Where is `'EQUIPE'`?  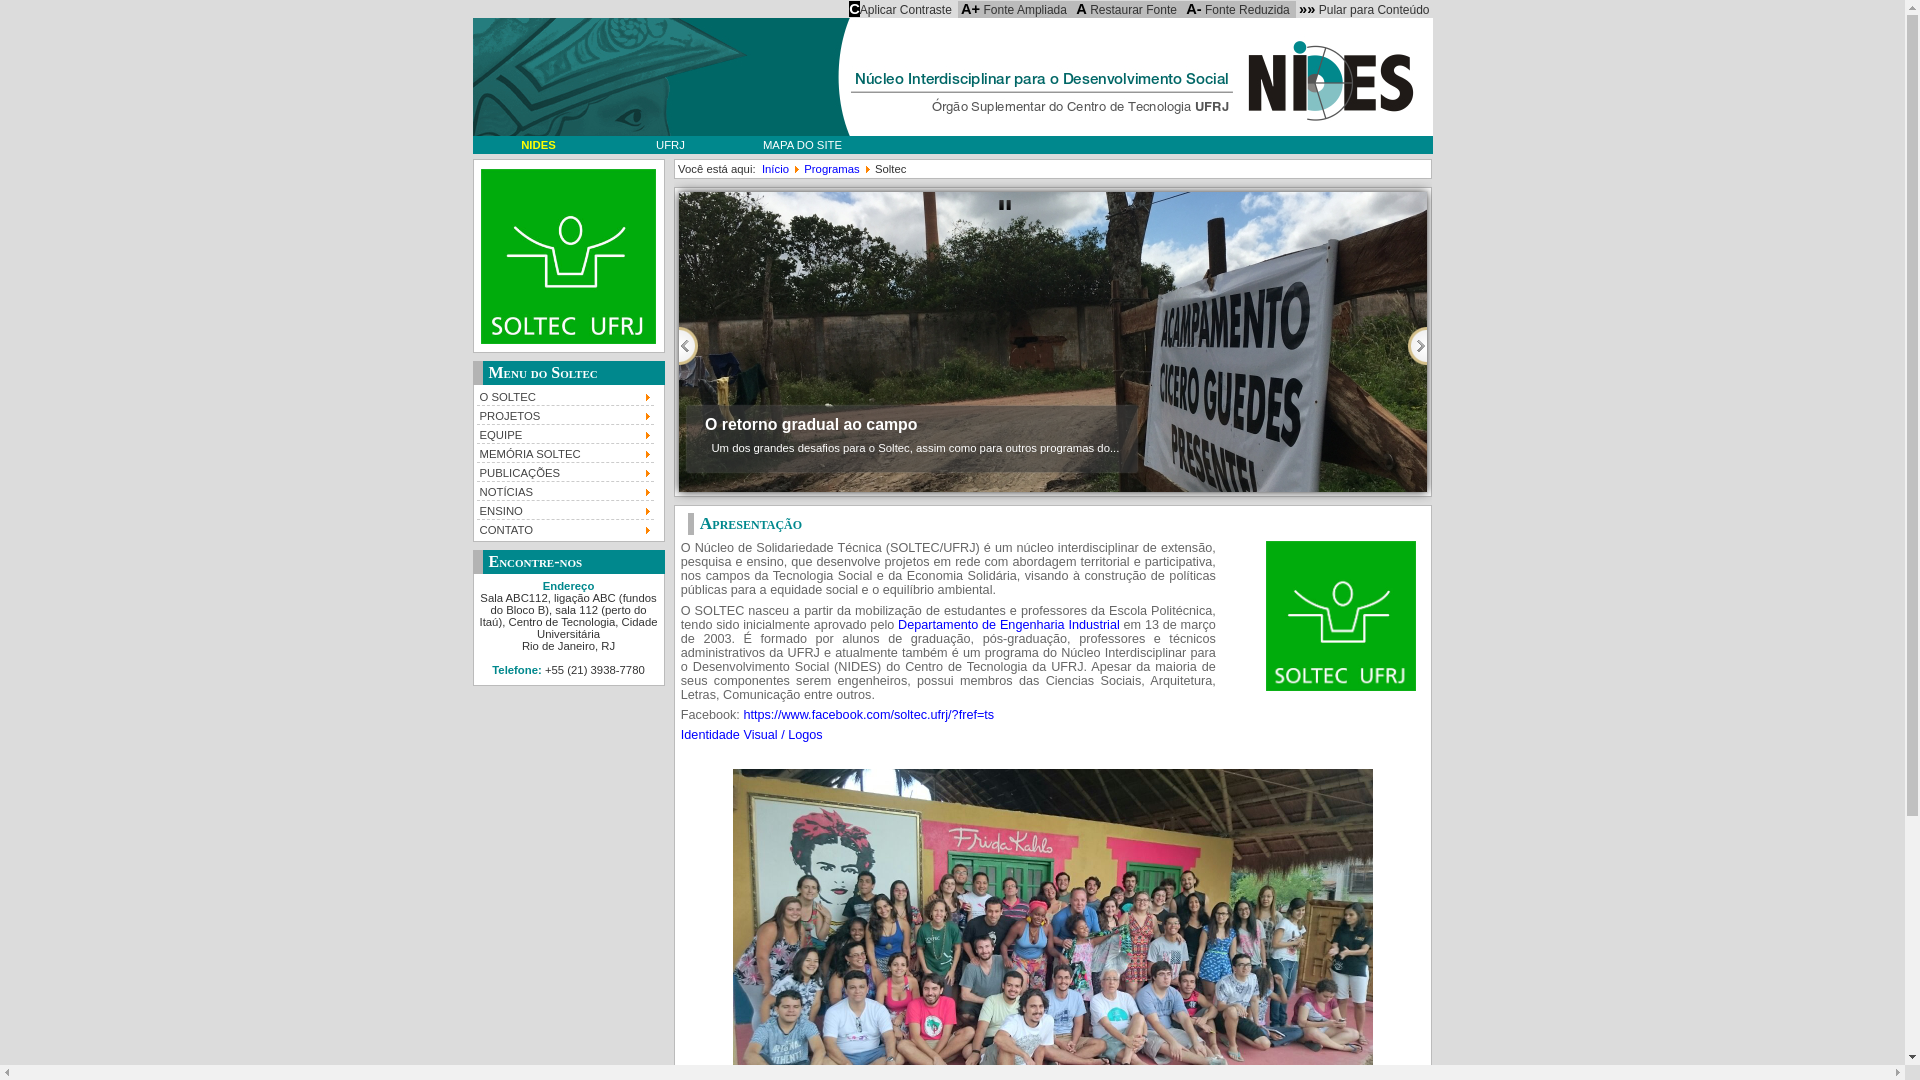 'EQUIPE' is located at coordinates (564, 432).